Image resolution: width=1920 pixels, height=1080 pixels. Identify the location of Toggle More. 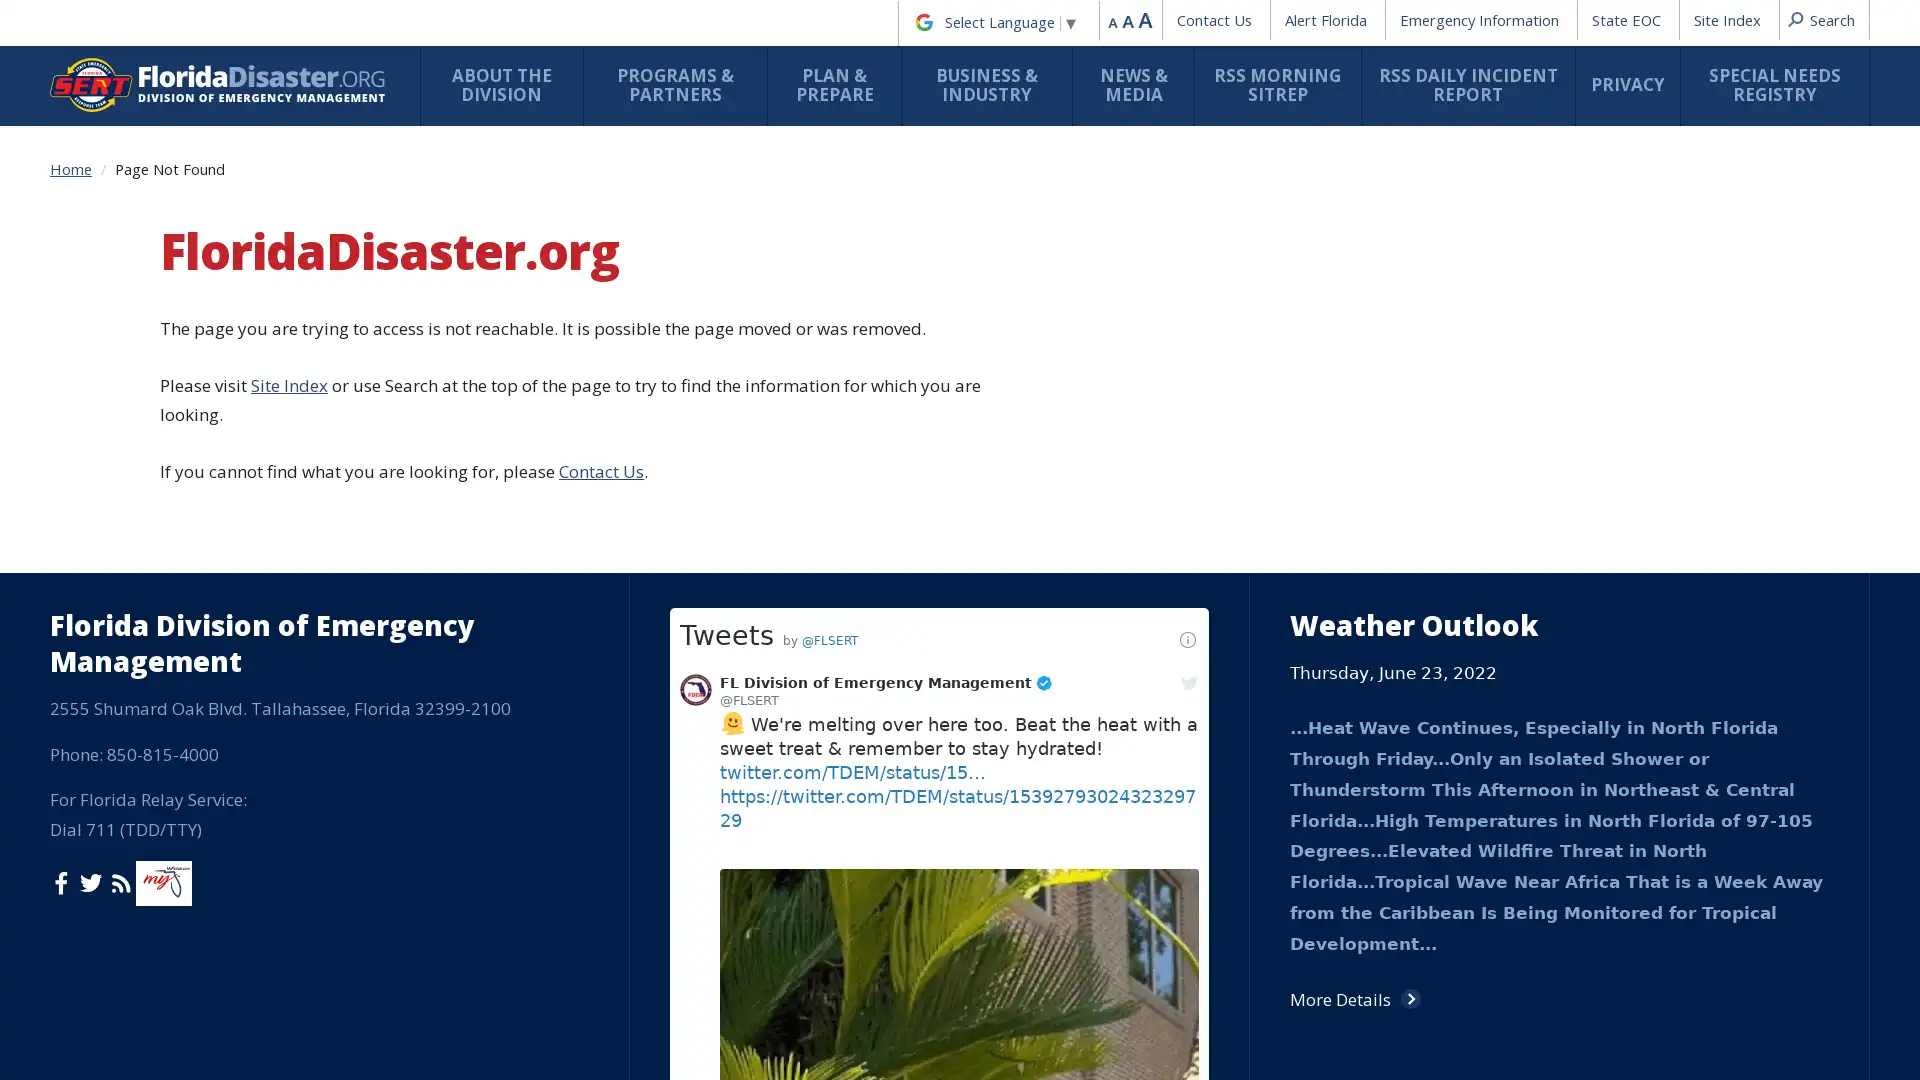
(801, 744).